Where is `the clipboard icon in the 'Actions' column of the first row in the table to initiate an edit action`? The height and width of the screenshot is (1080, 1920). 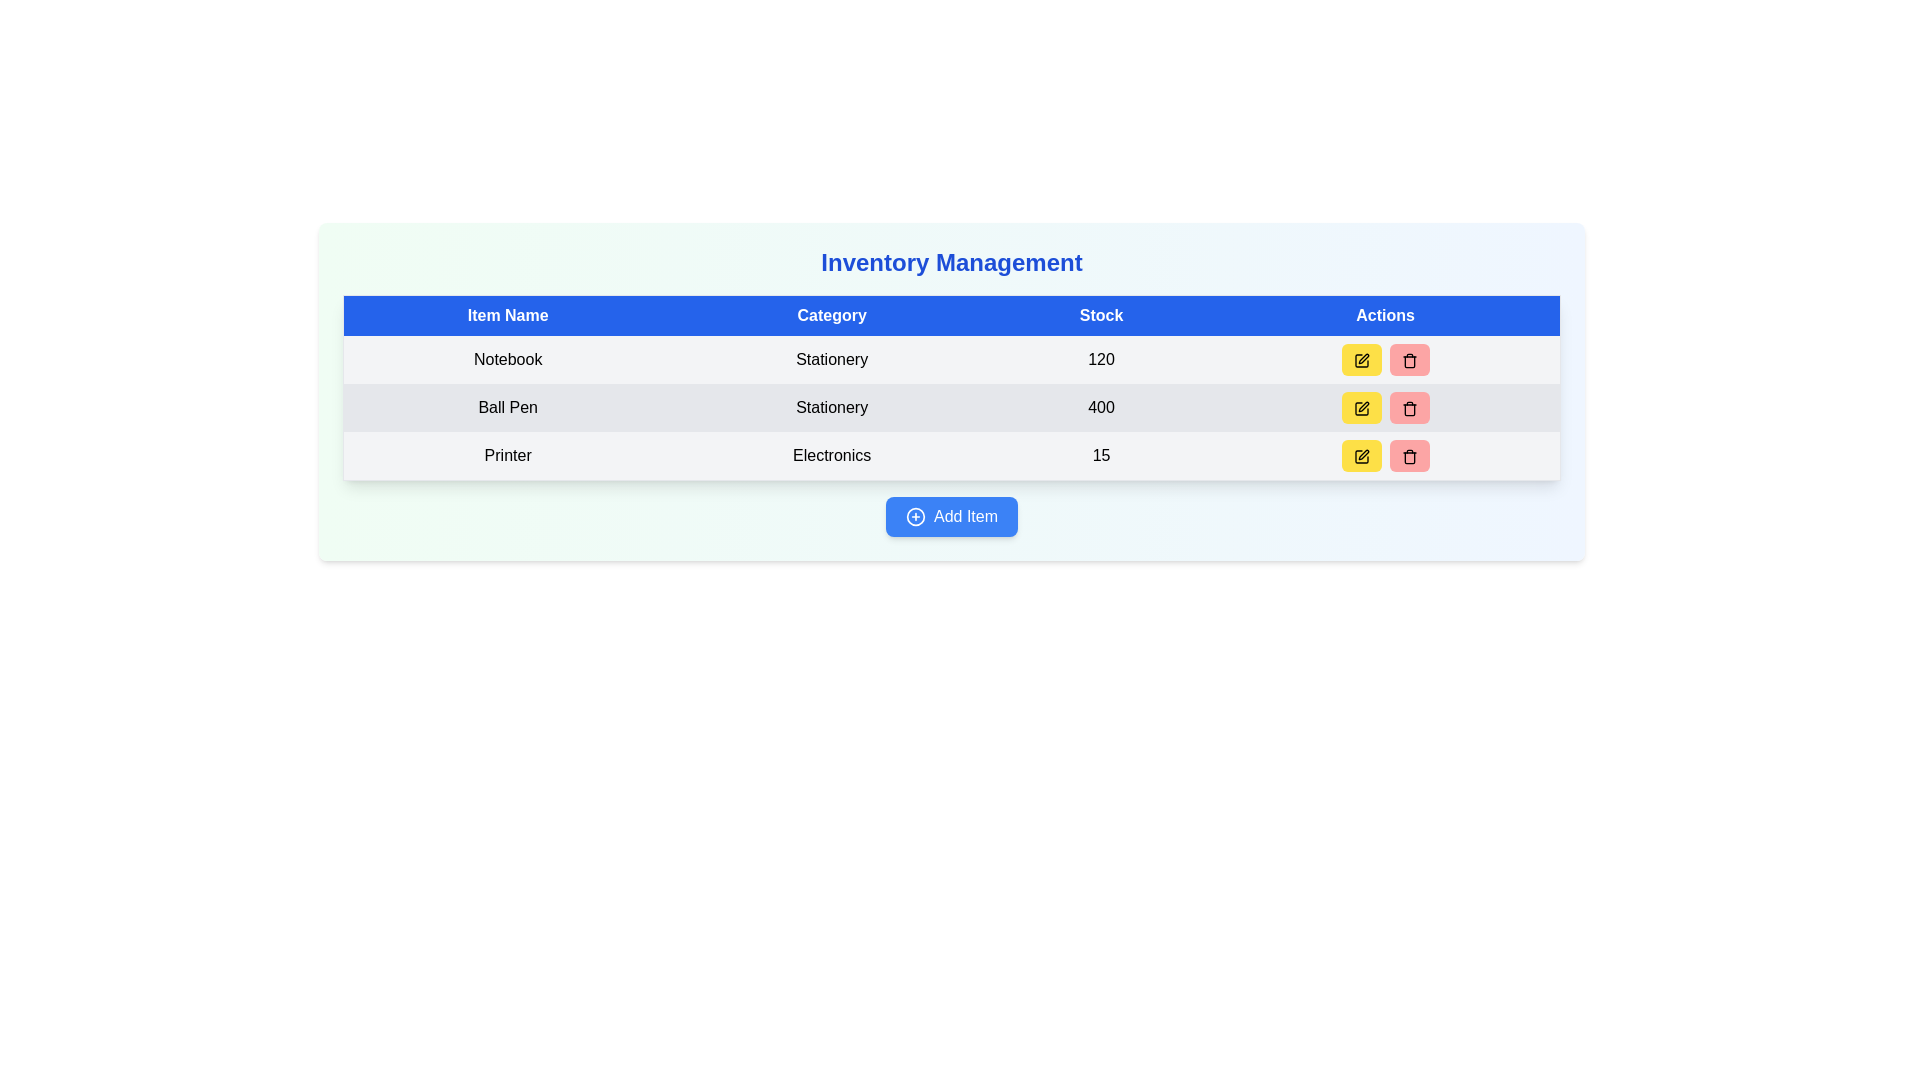 the clipboard icon in the 'Actions' column of the first row in the table to initiate an edit action is located at coordinates (1360, 360).